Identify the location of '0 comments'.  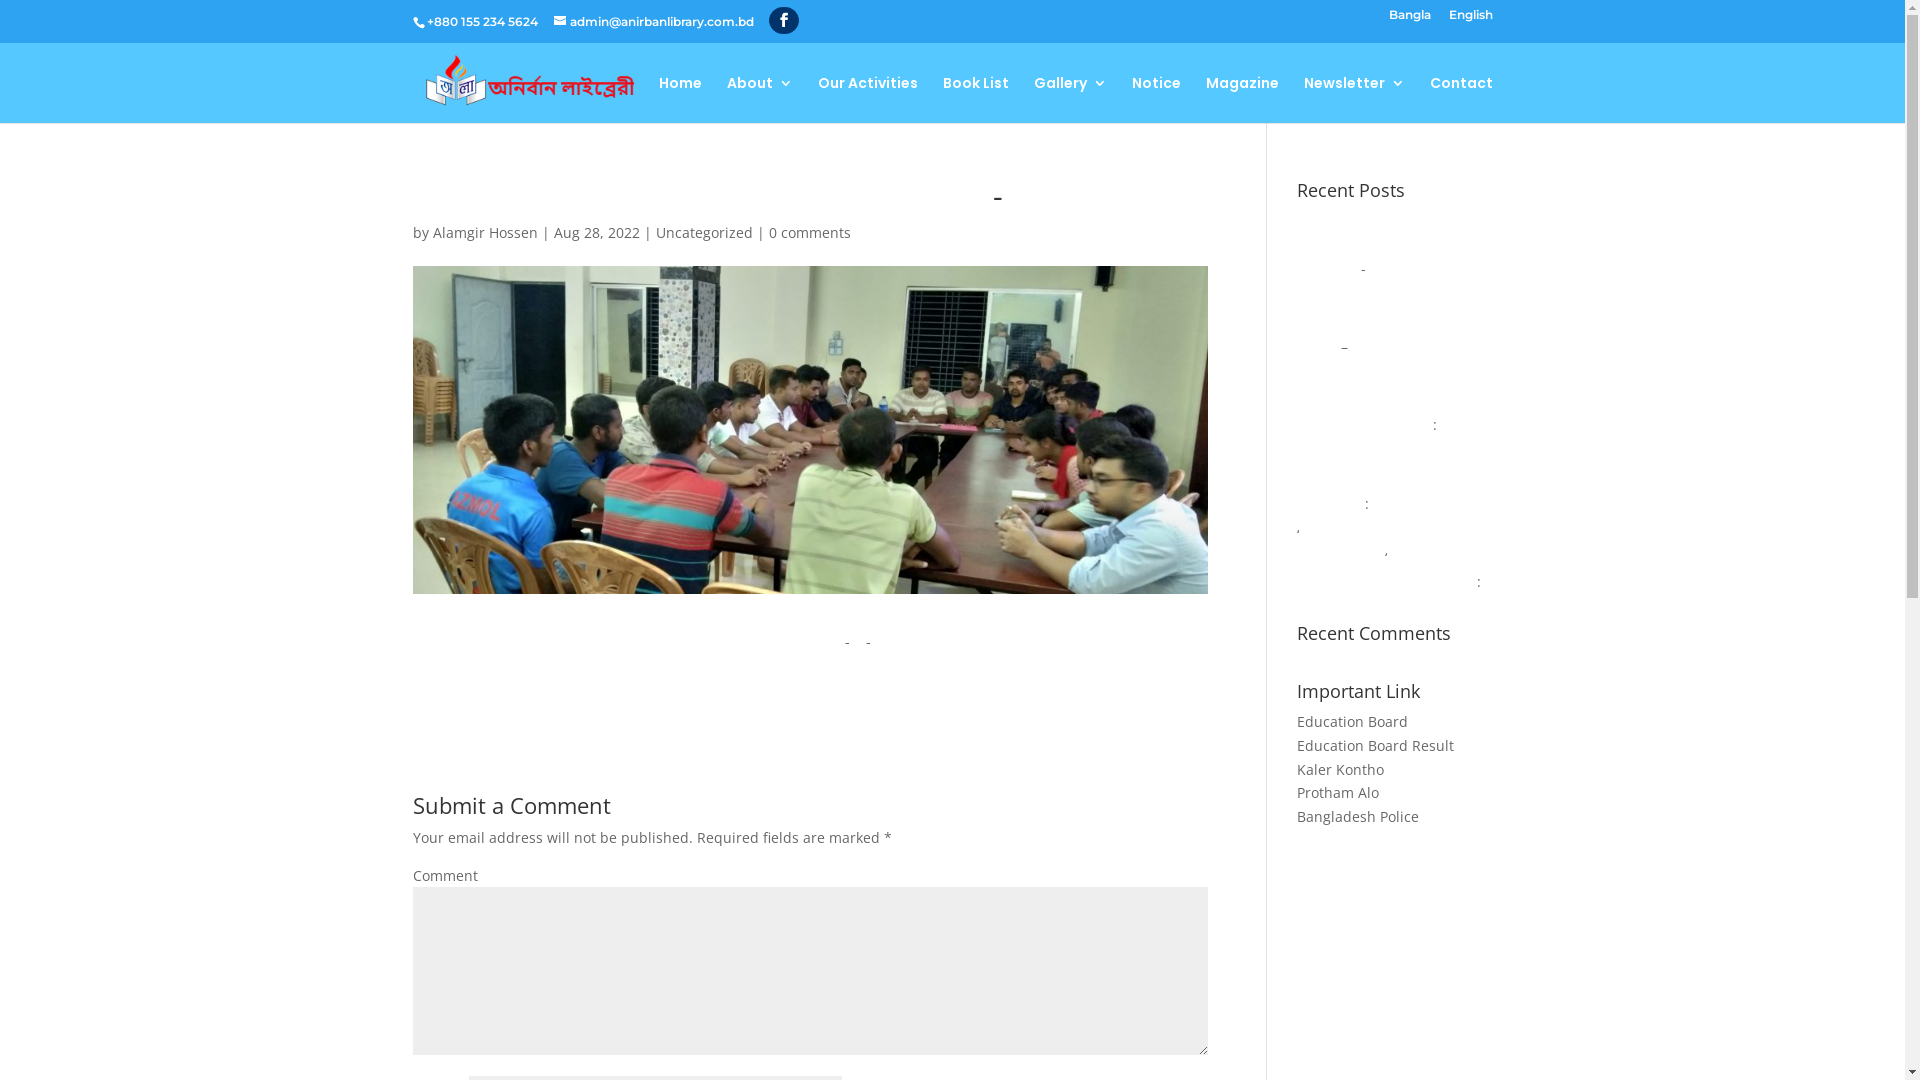
(809, 231).